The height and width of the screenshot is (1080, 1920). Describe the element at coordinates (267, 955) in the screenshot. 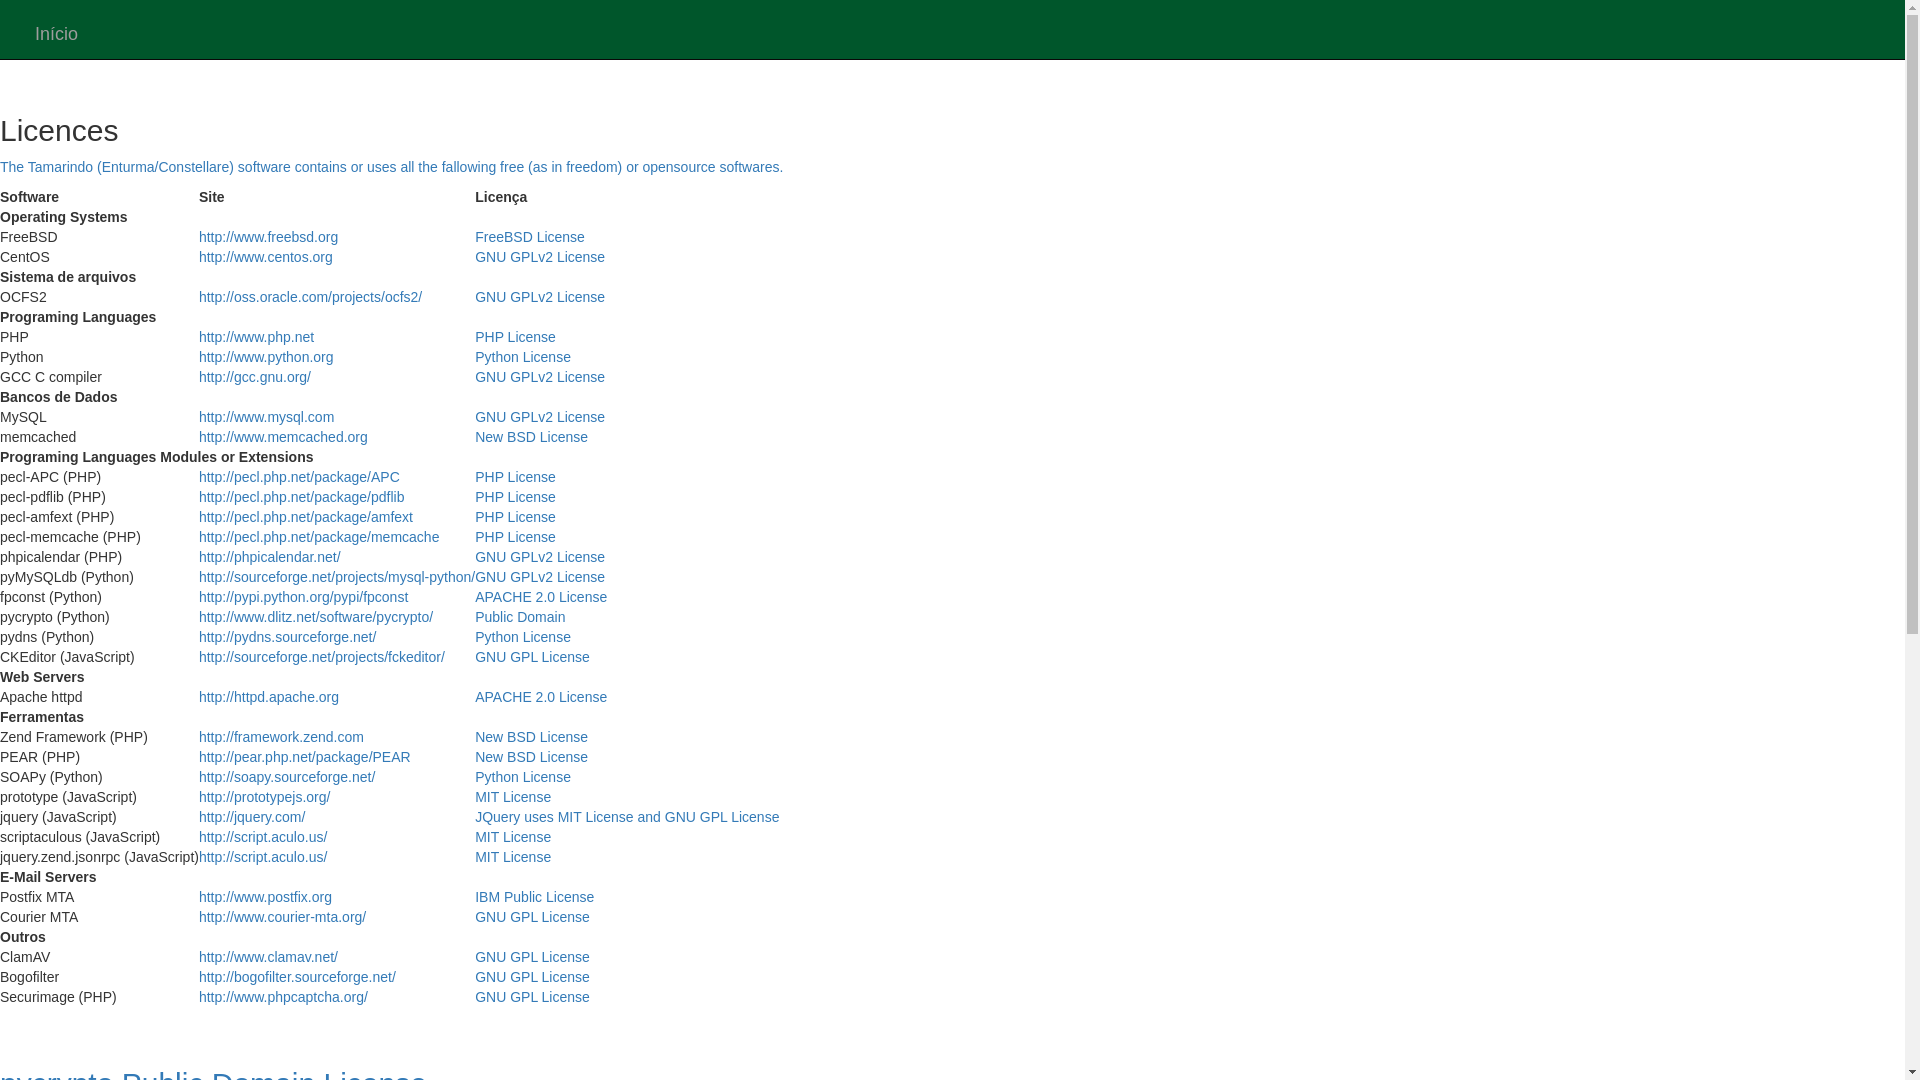

I see `'http://www.clamav.net/'` at that location.